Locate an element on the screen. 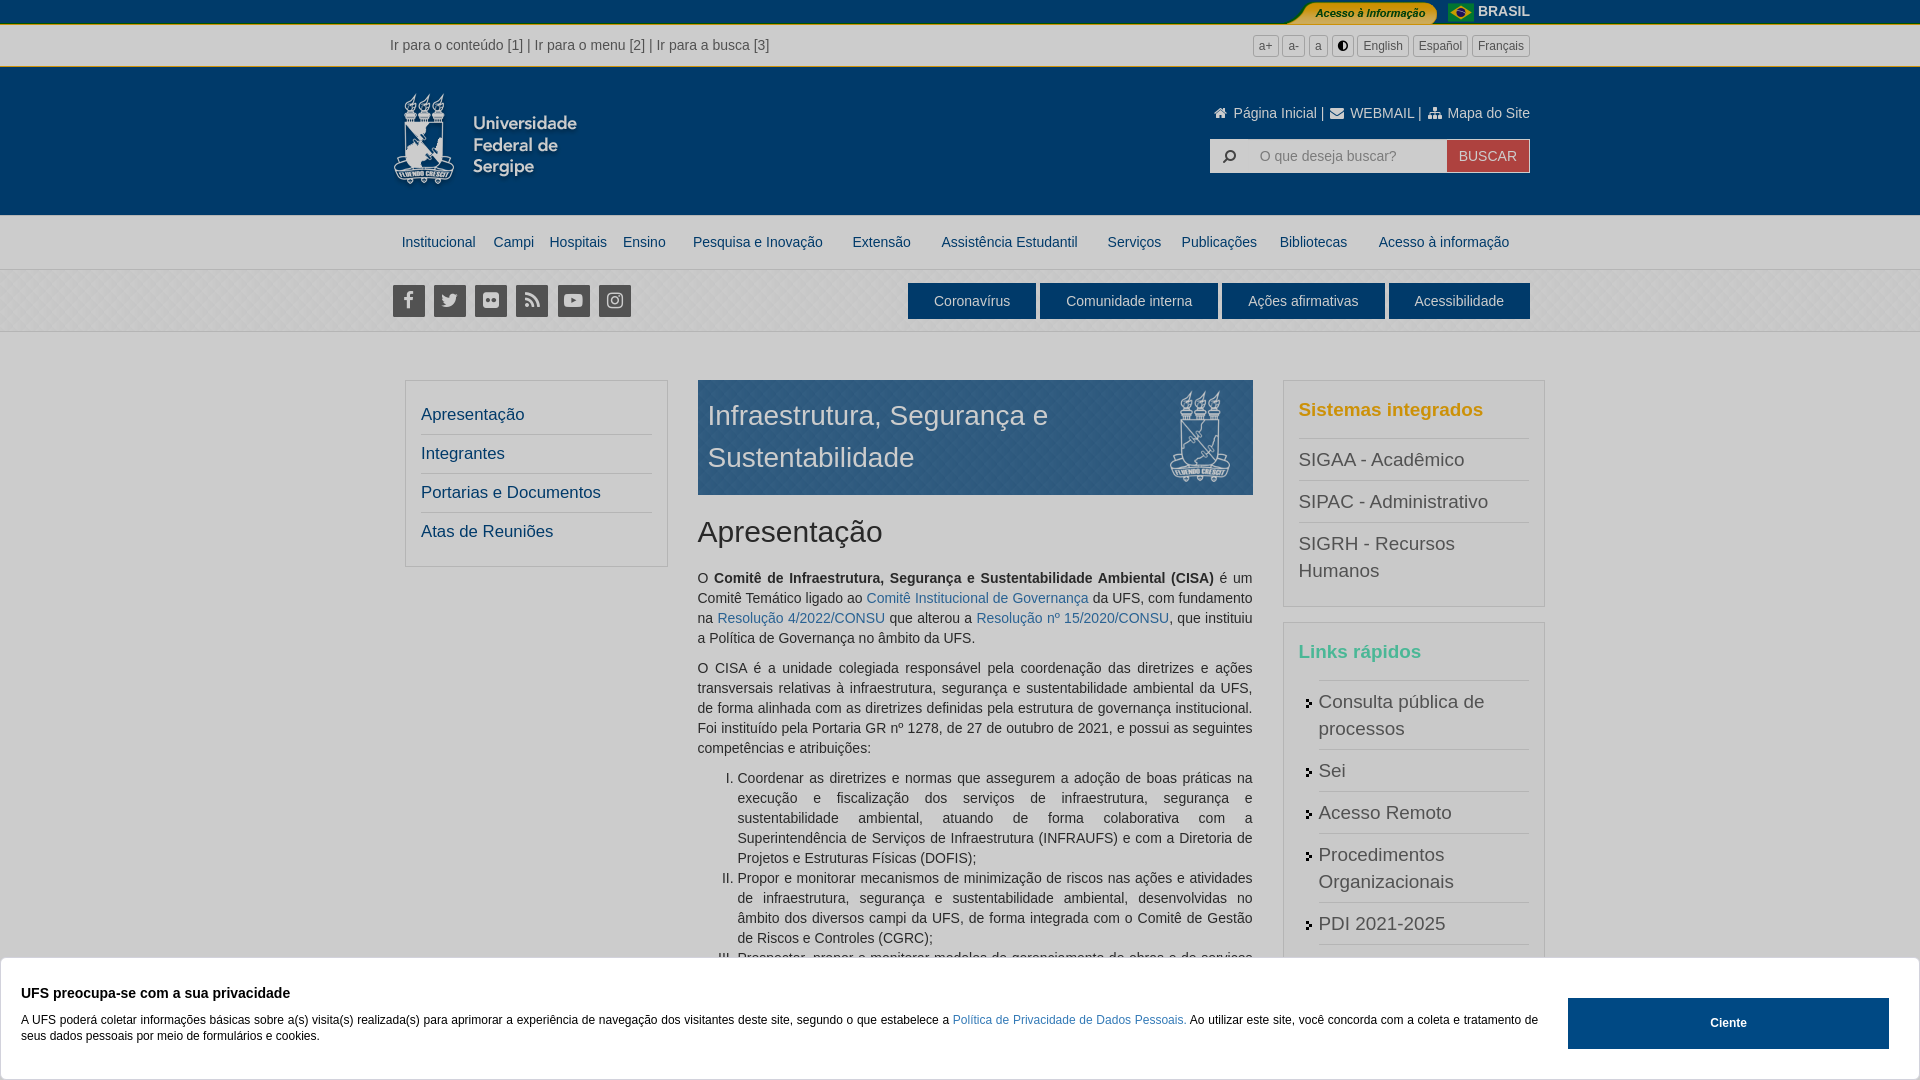  'a-' is located at coordinates (1293, 45).